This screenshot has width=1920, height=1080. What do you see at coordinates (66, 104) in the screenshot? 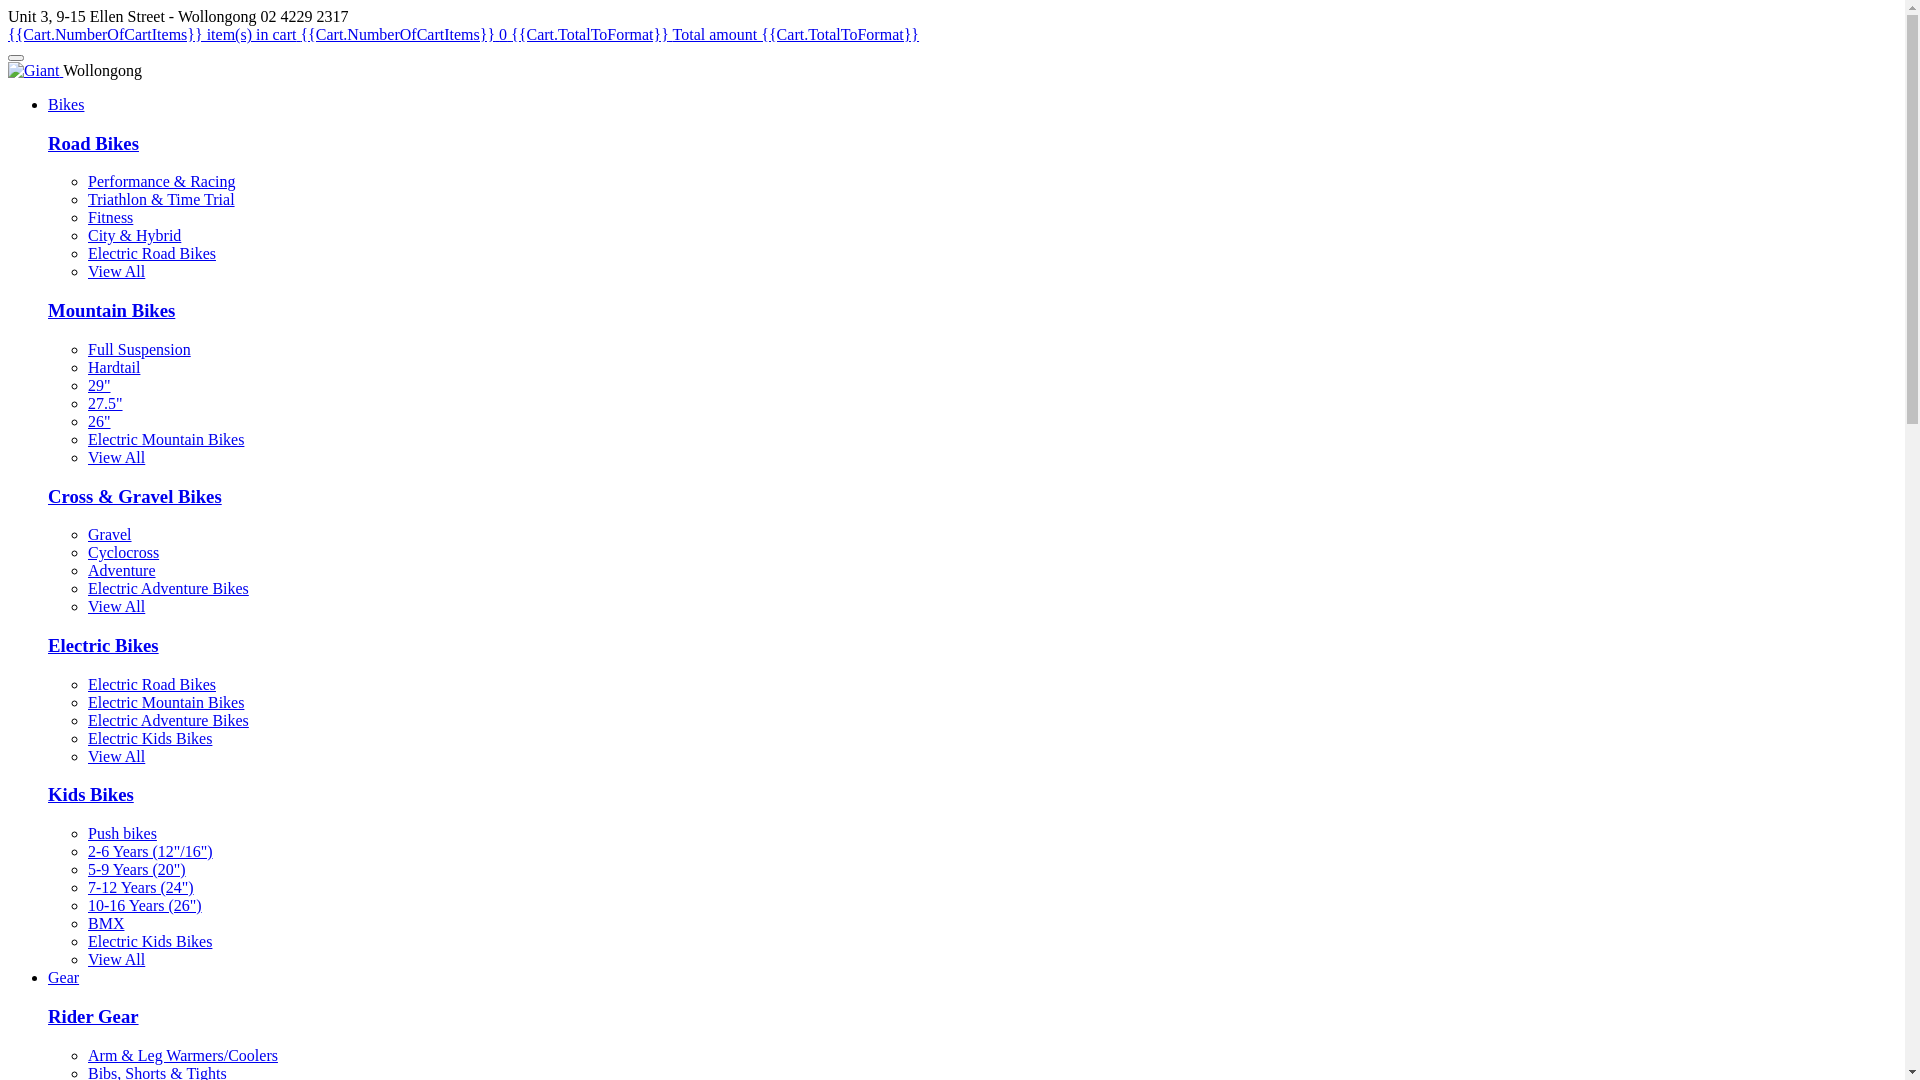
I see `'Bikes'` at bounding box center [66, 104].